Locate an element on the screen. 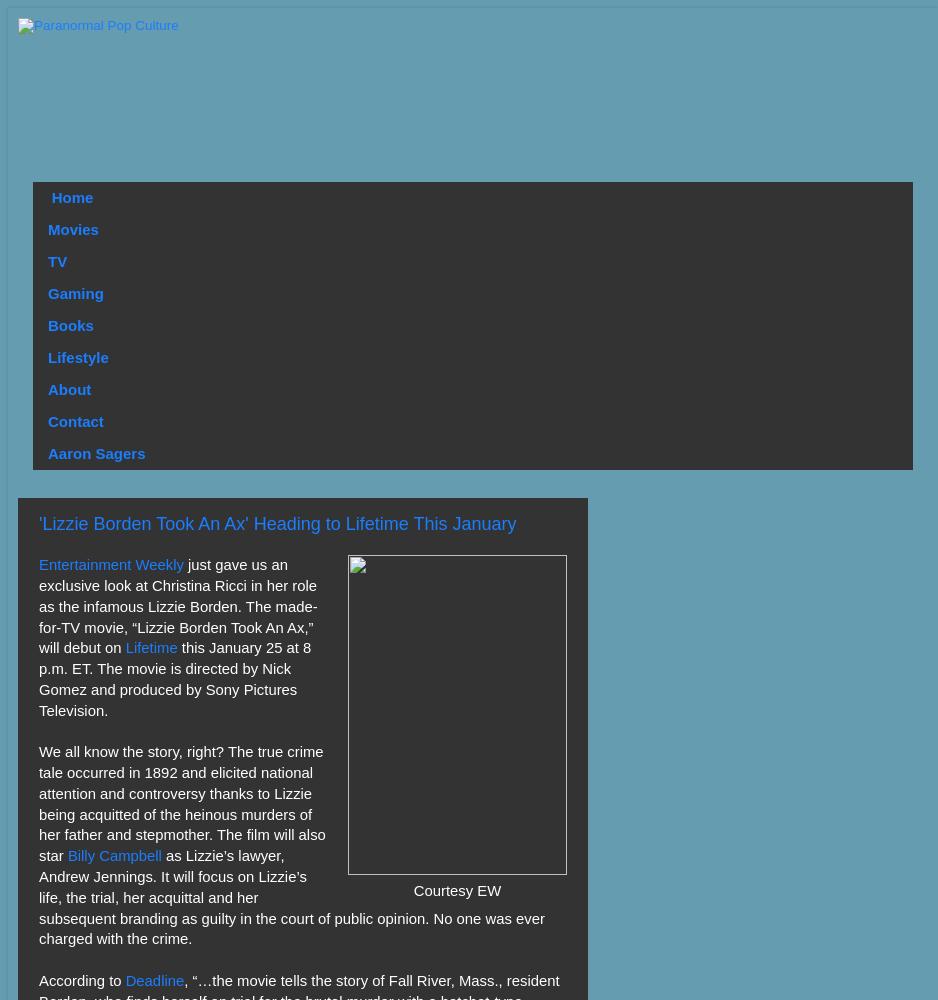 The width and height of the screenshot is (938, 1000). 'About' is located at coordinates (69, 389).